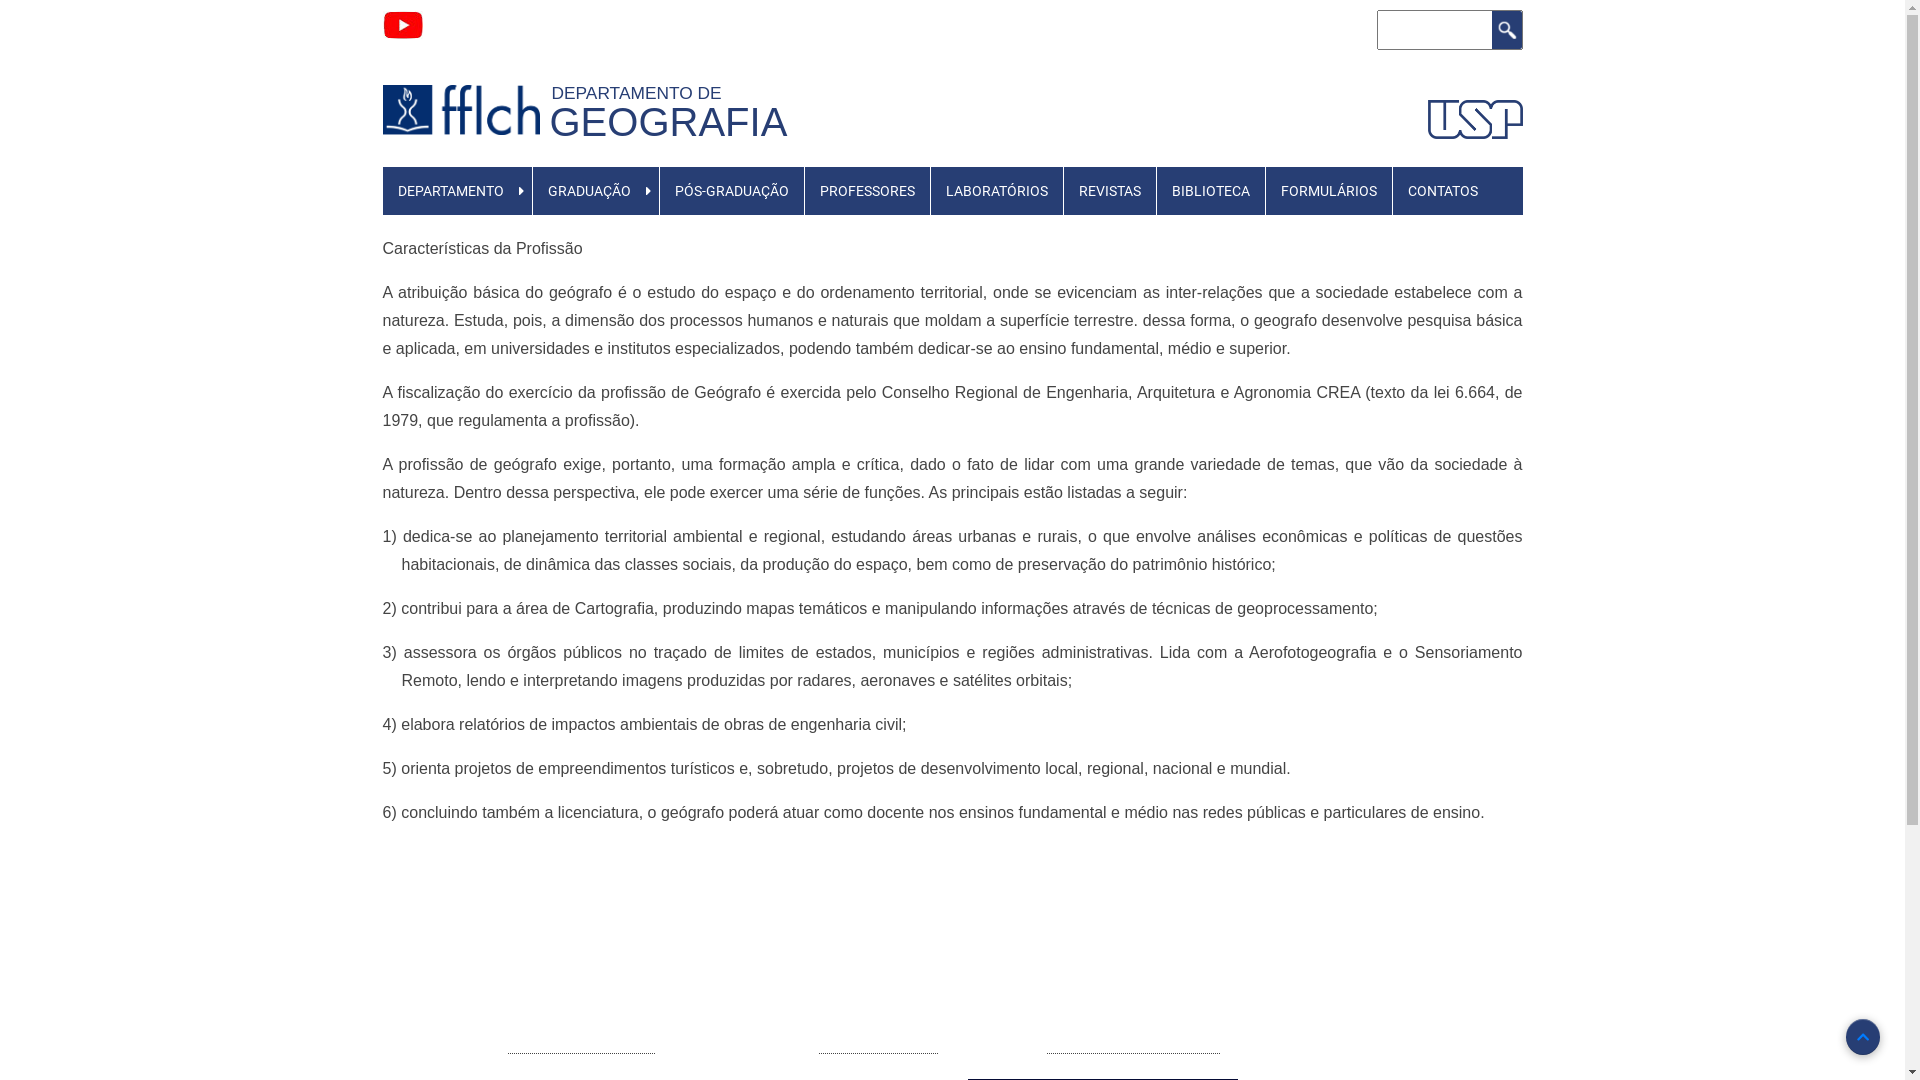 Image resolution: width=1920 pixels, height=1080 pixels. Describe the element at coordinates (449, 191) in the screenshot. I see `'DEPARTAMENTO'` at that location.